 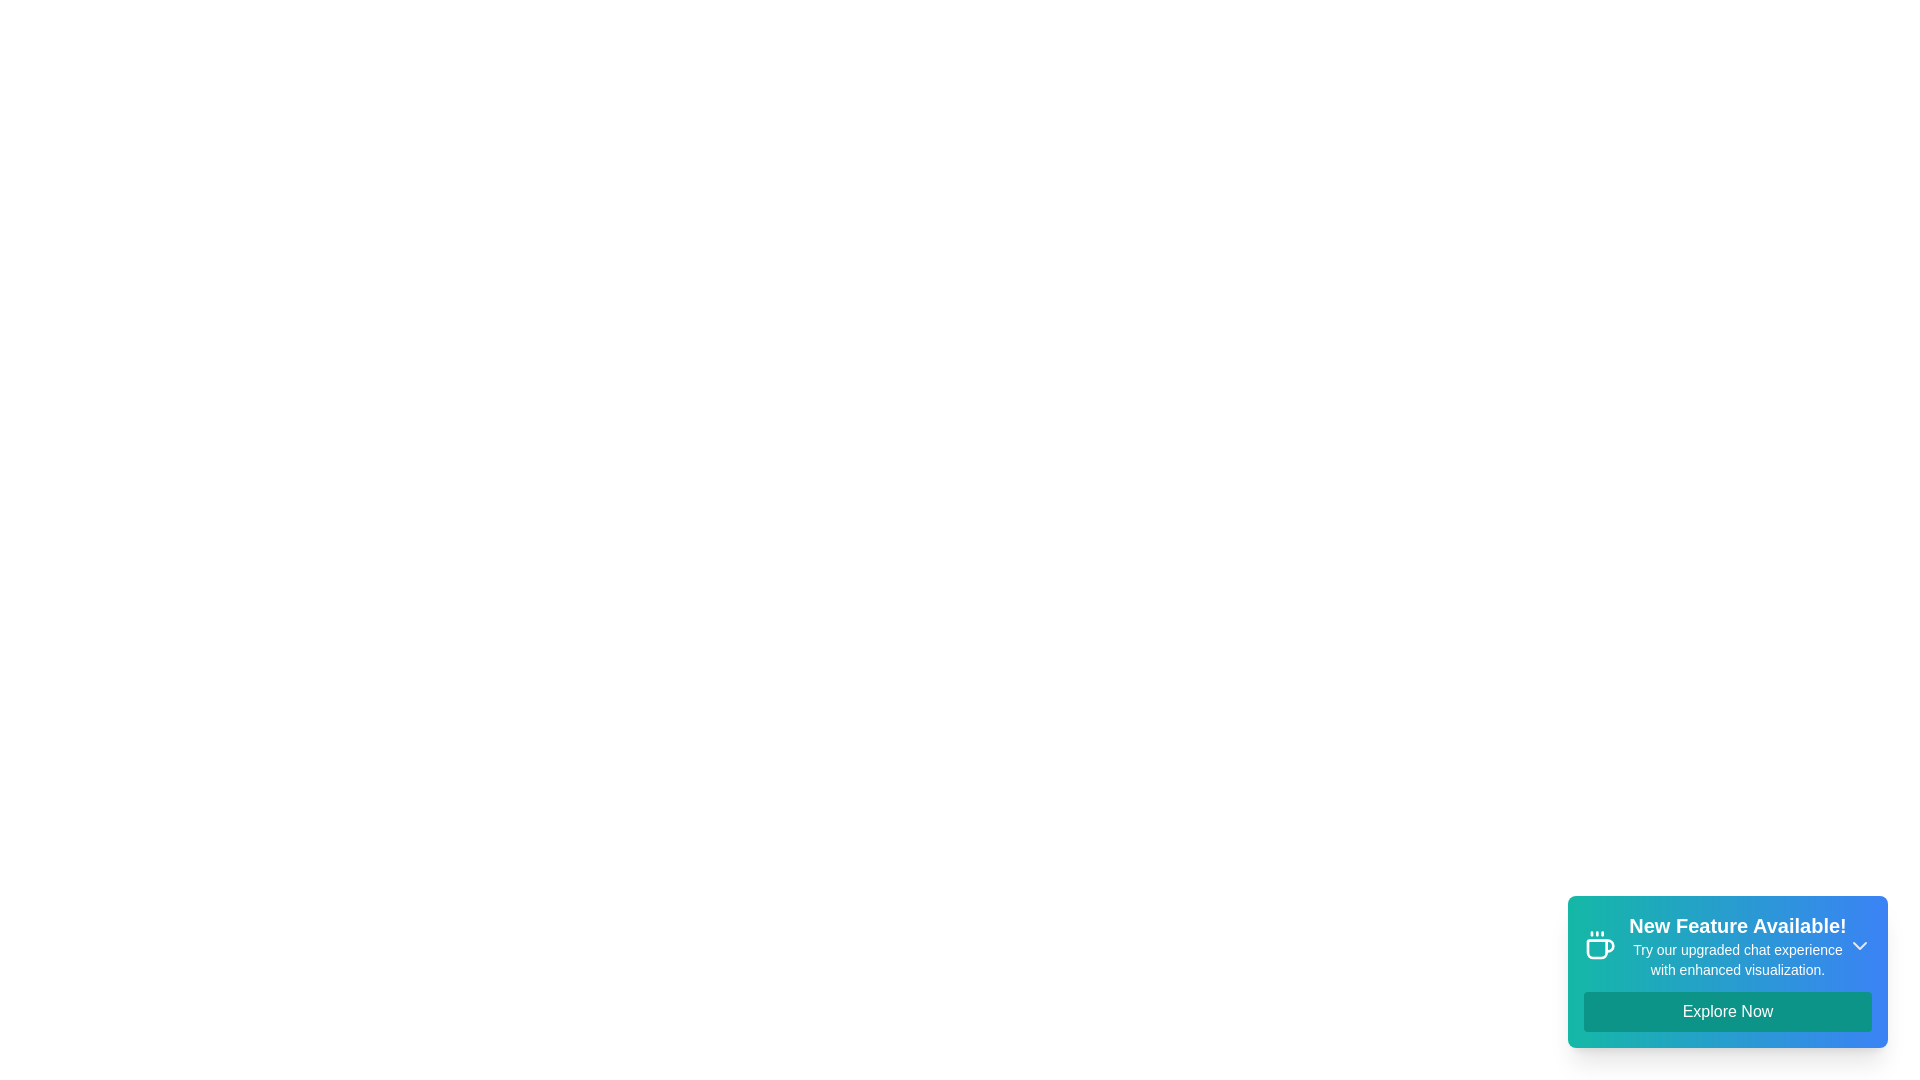 I want to click on the close icon to dismiss the snackbar, so click(x=1859, y=945).